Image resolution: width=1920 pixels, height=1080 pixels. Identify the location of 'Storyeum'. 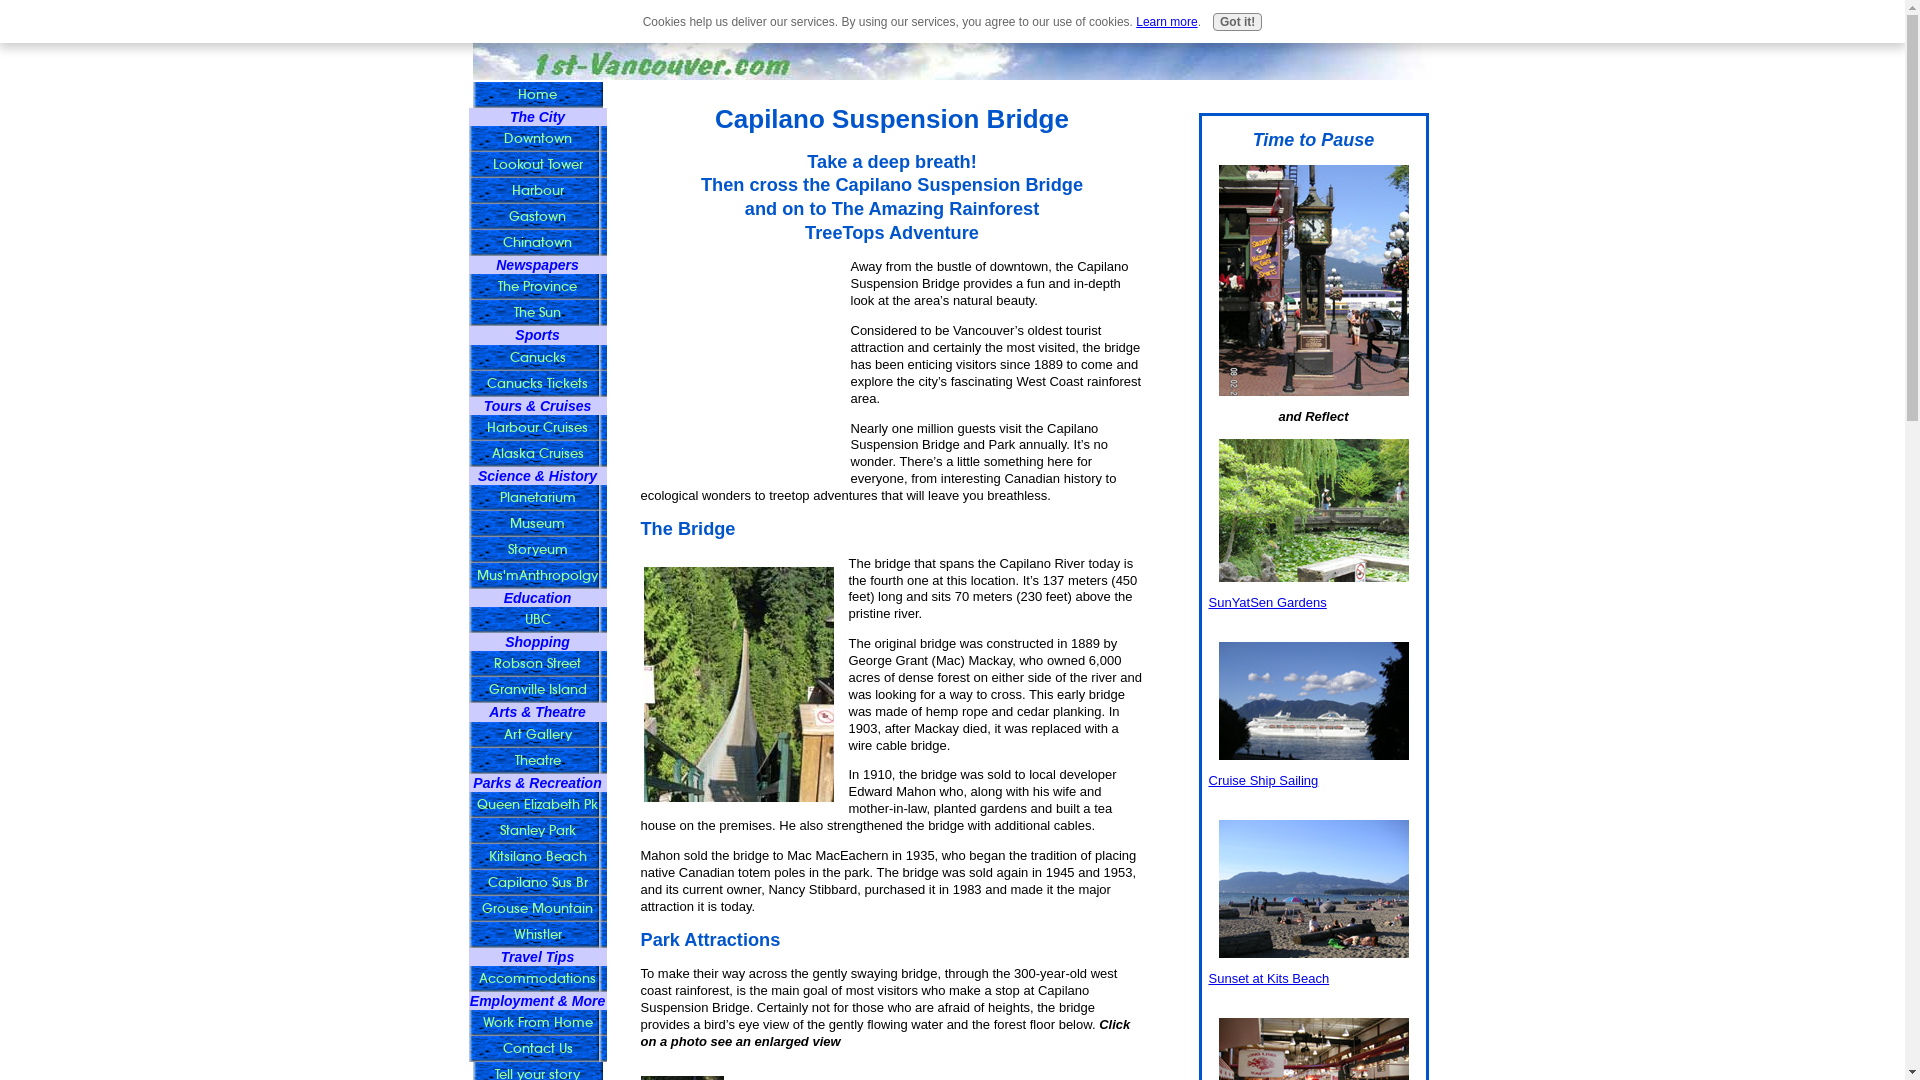
(537, 550).